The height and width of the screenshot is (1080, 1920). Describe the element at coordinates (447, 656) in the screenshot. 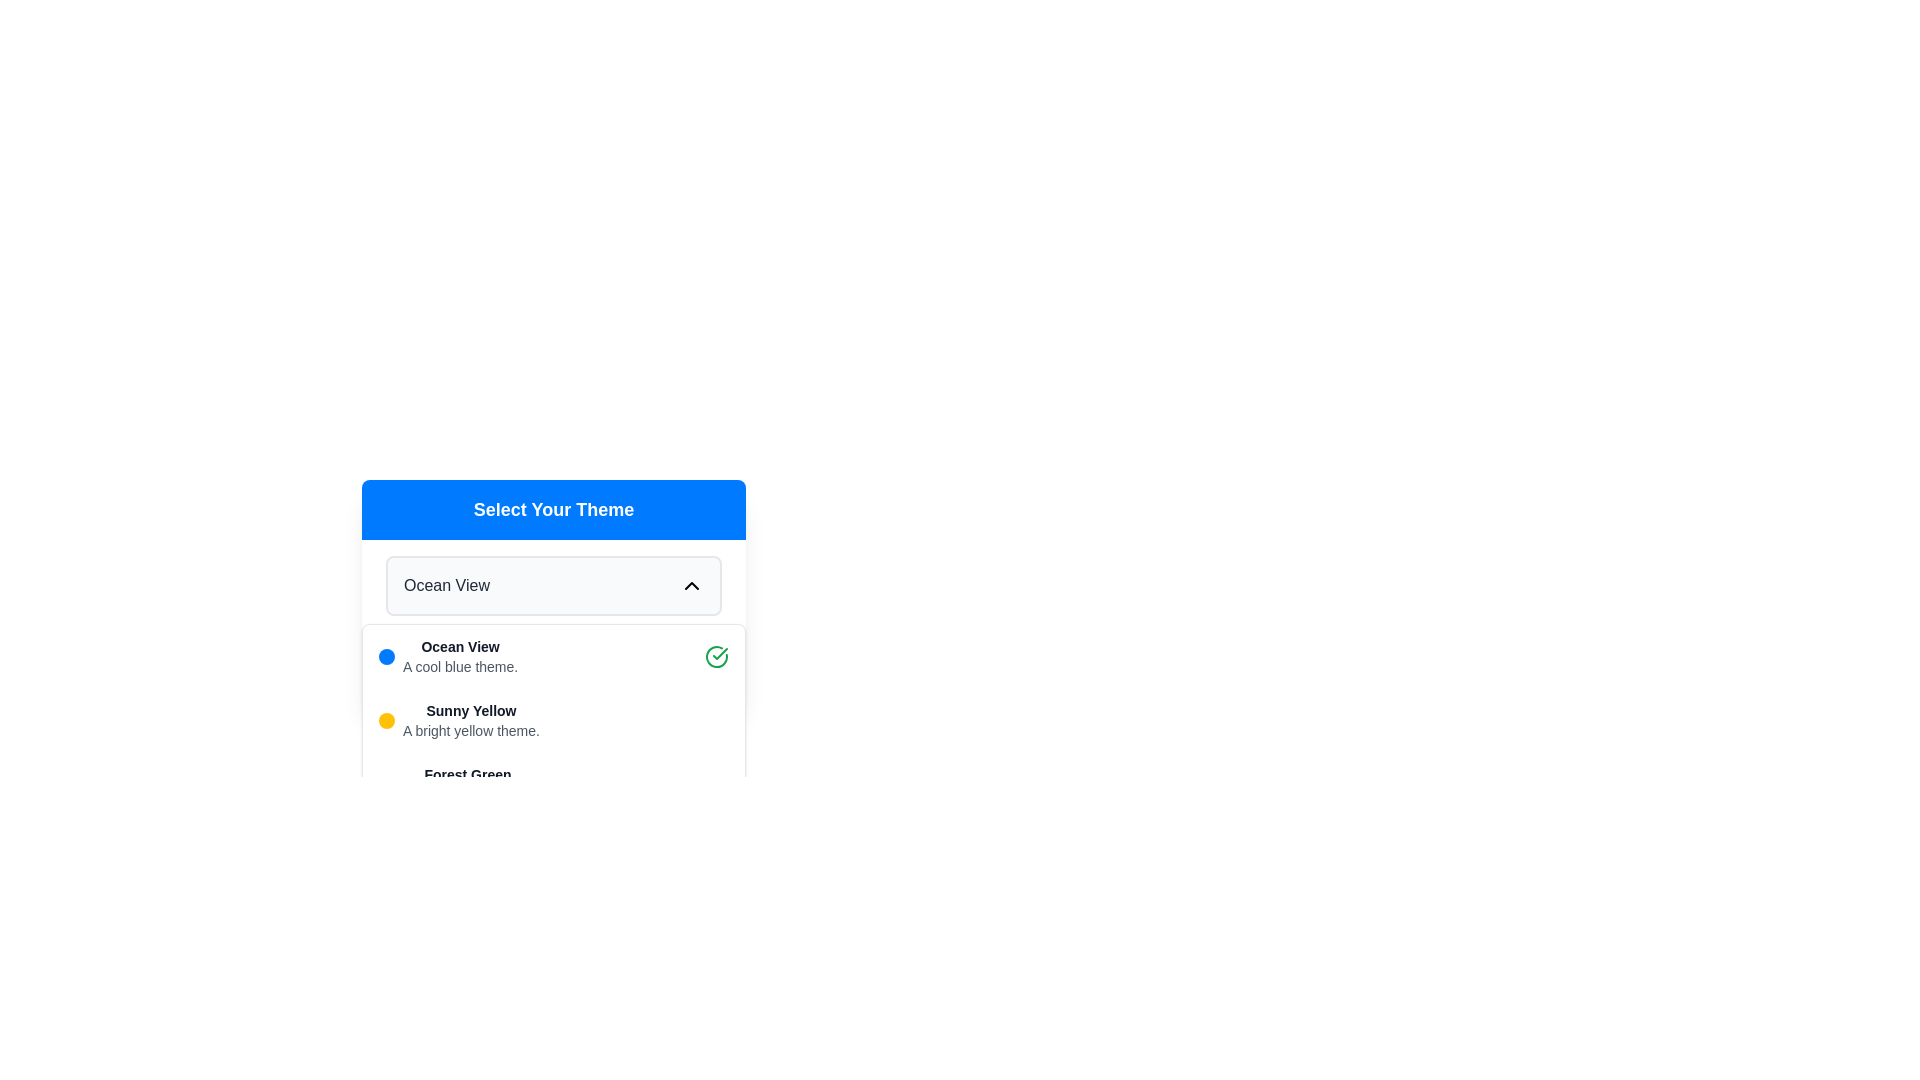

I see `the first list item in the 'Select Your Theme' section, which displays 'Ocean View' in bold black text and has a blue circular marker on the left` at that location.